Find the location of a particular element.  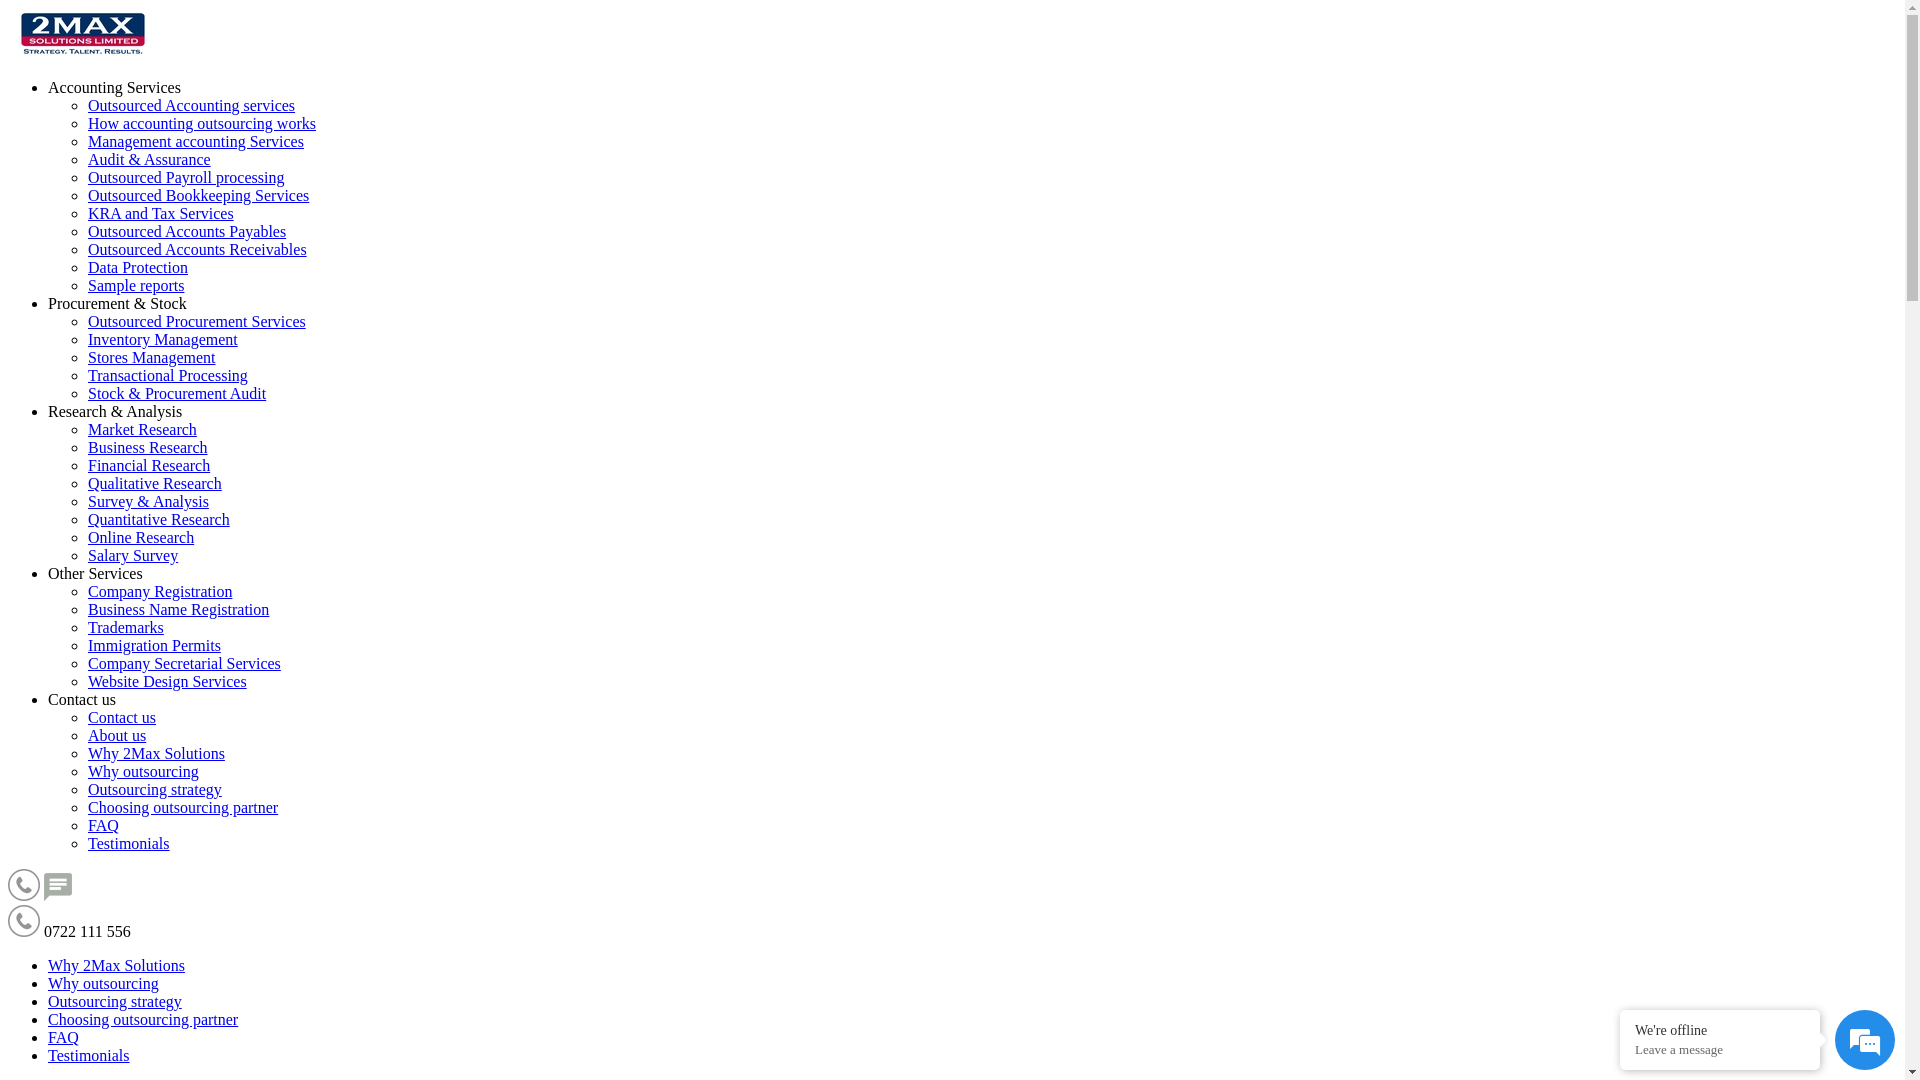

'Other Services' is located at coordinates (94, 573).